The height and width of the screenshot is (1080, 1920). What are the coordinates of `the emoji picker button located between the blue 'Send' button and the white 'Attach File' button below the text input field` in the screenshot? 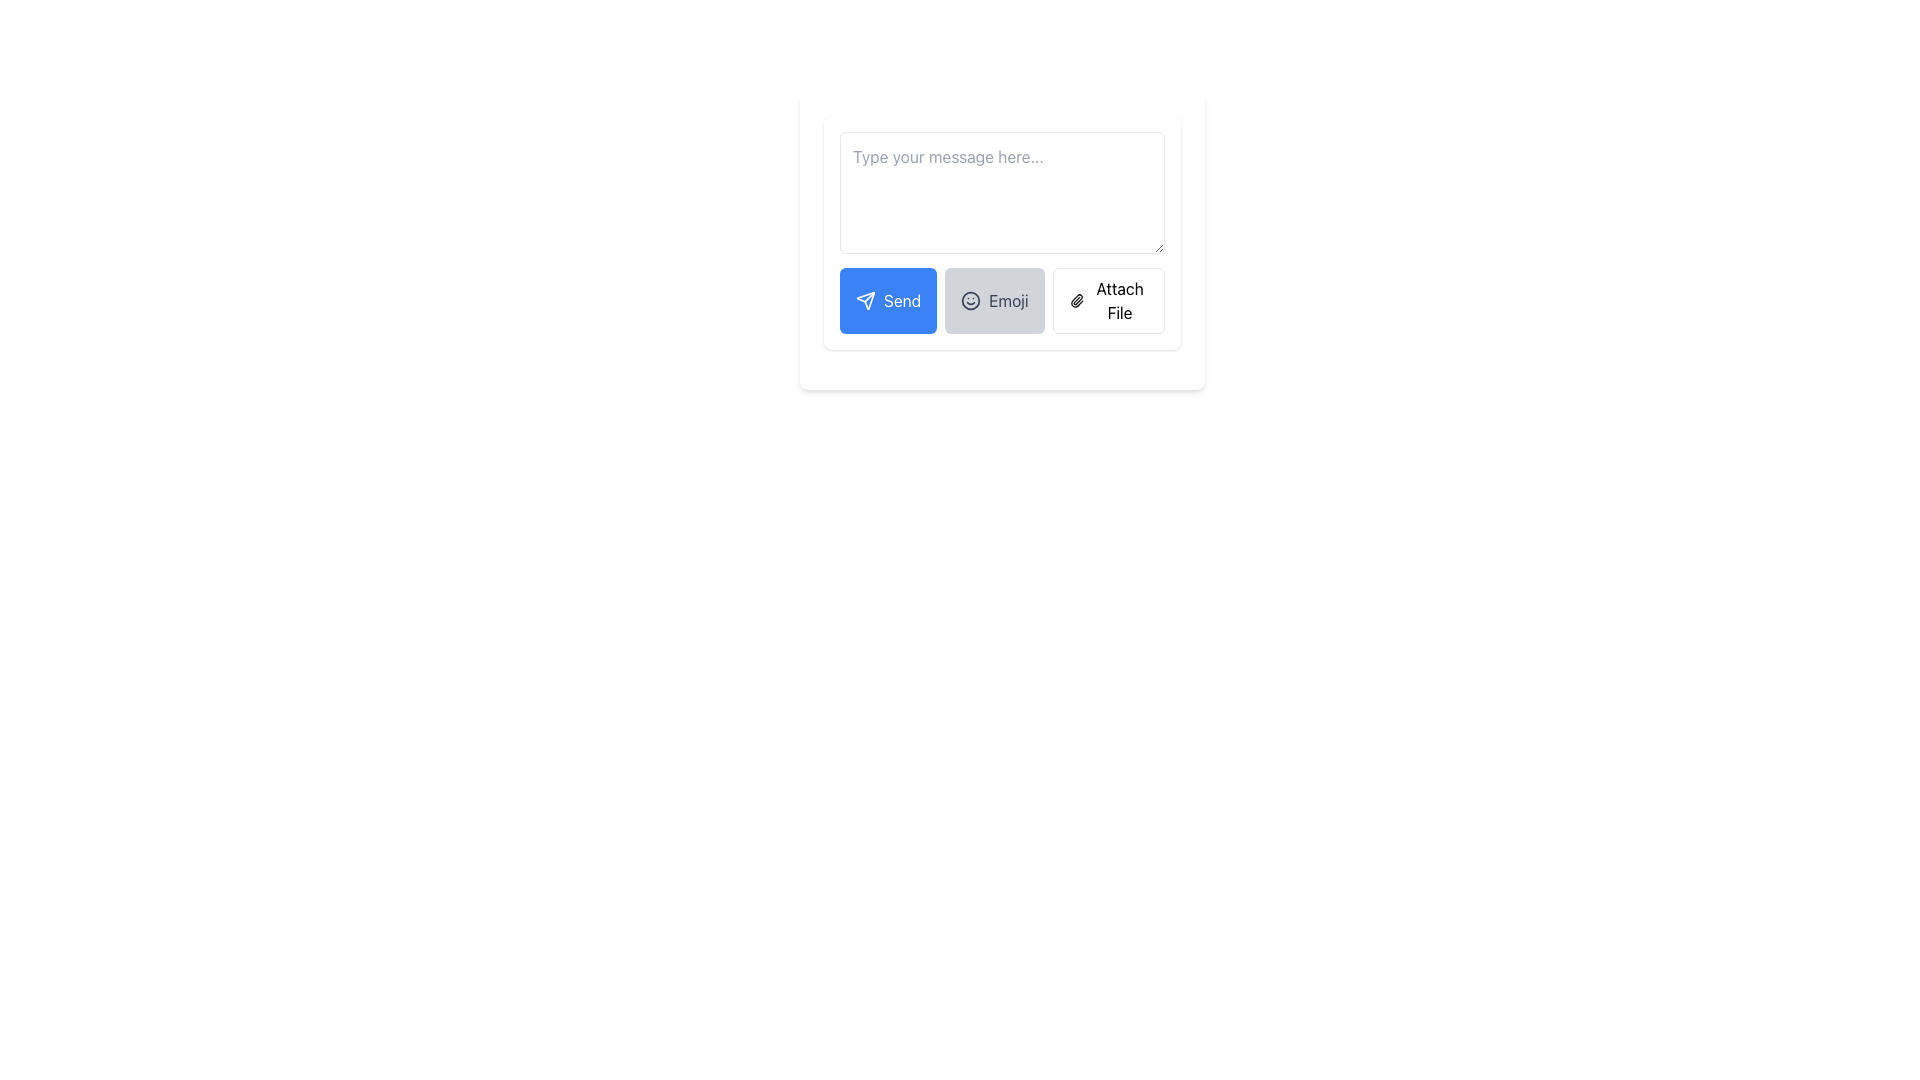 It's located at (994, 300).